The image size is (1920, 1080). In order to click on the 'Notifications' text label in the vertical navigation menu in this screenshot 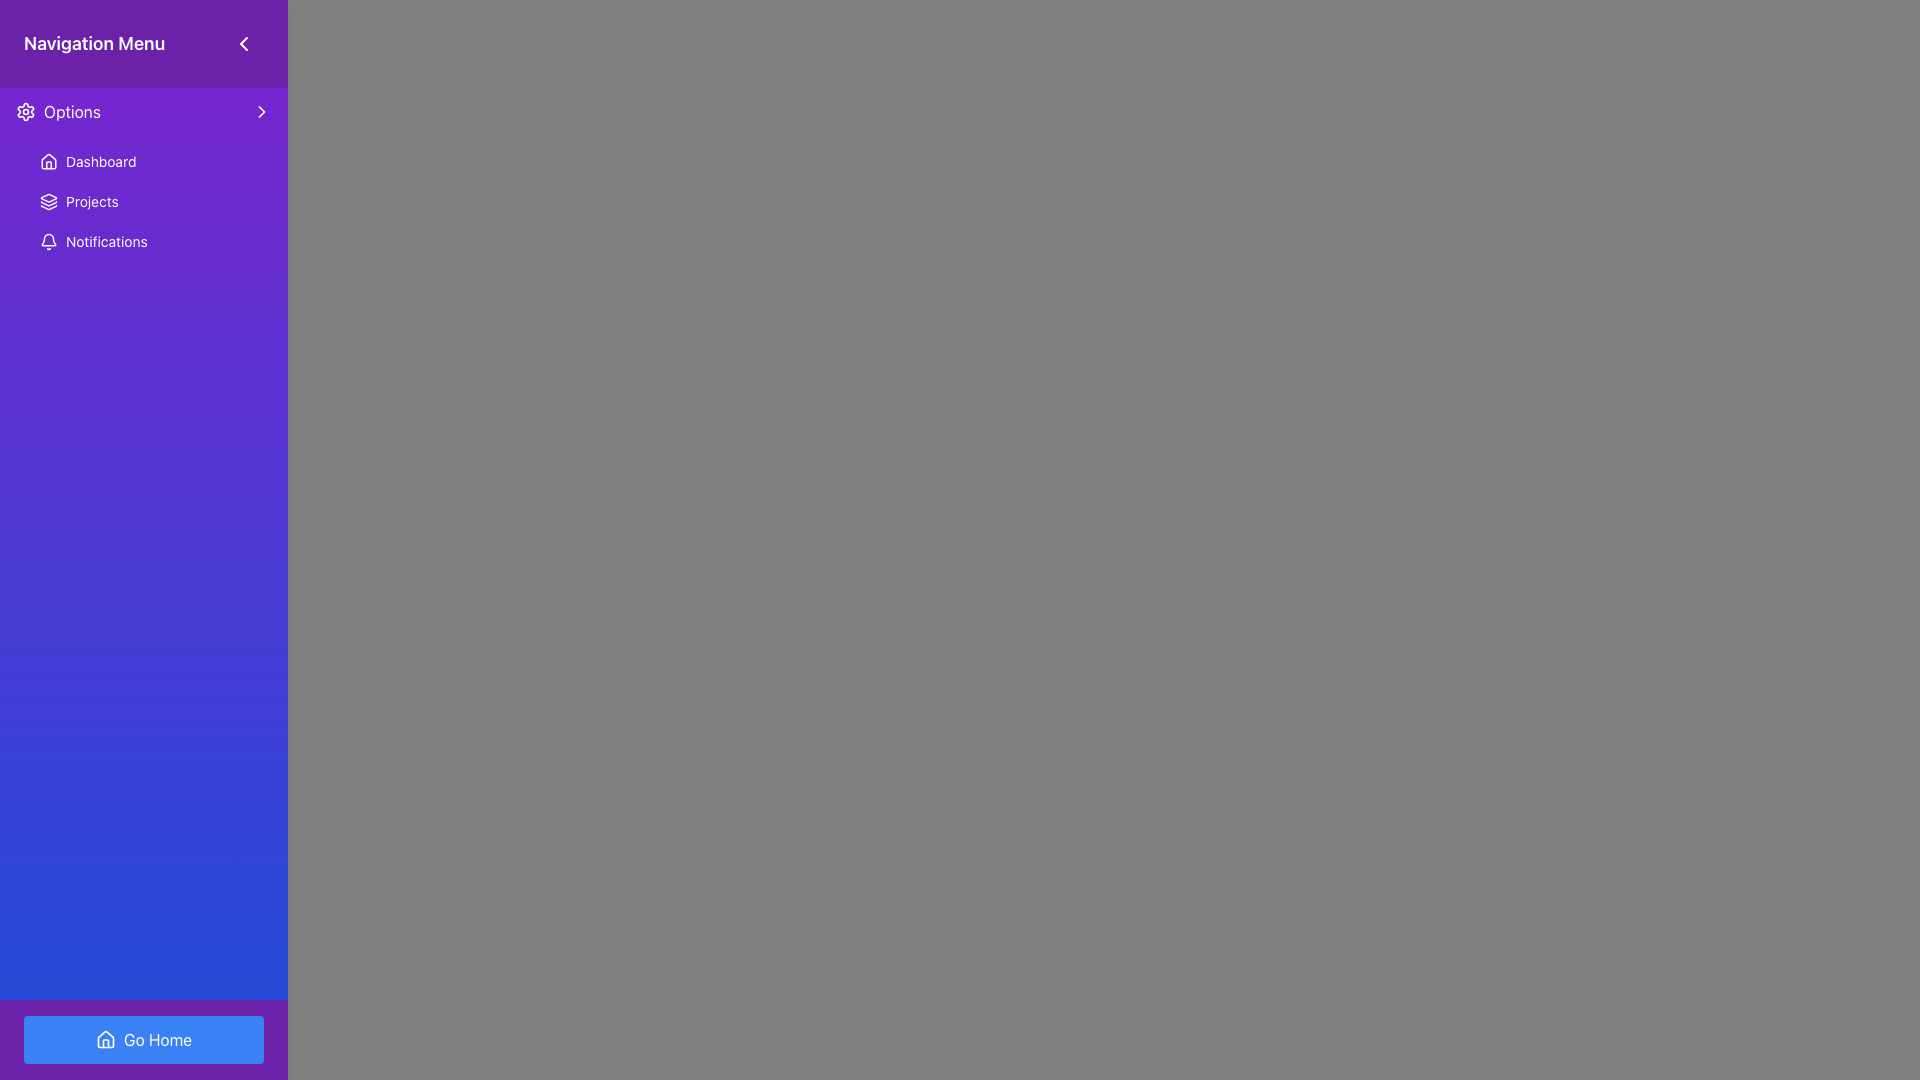, I will do `click(105, 241)`.